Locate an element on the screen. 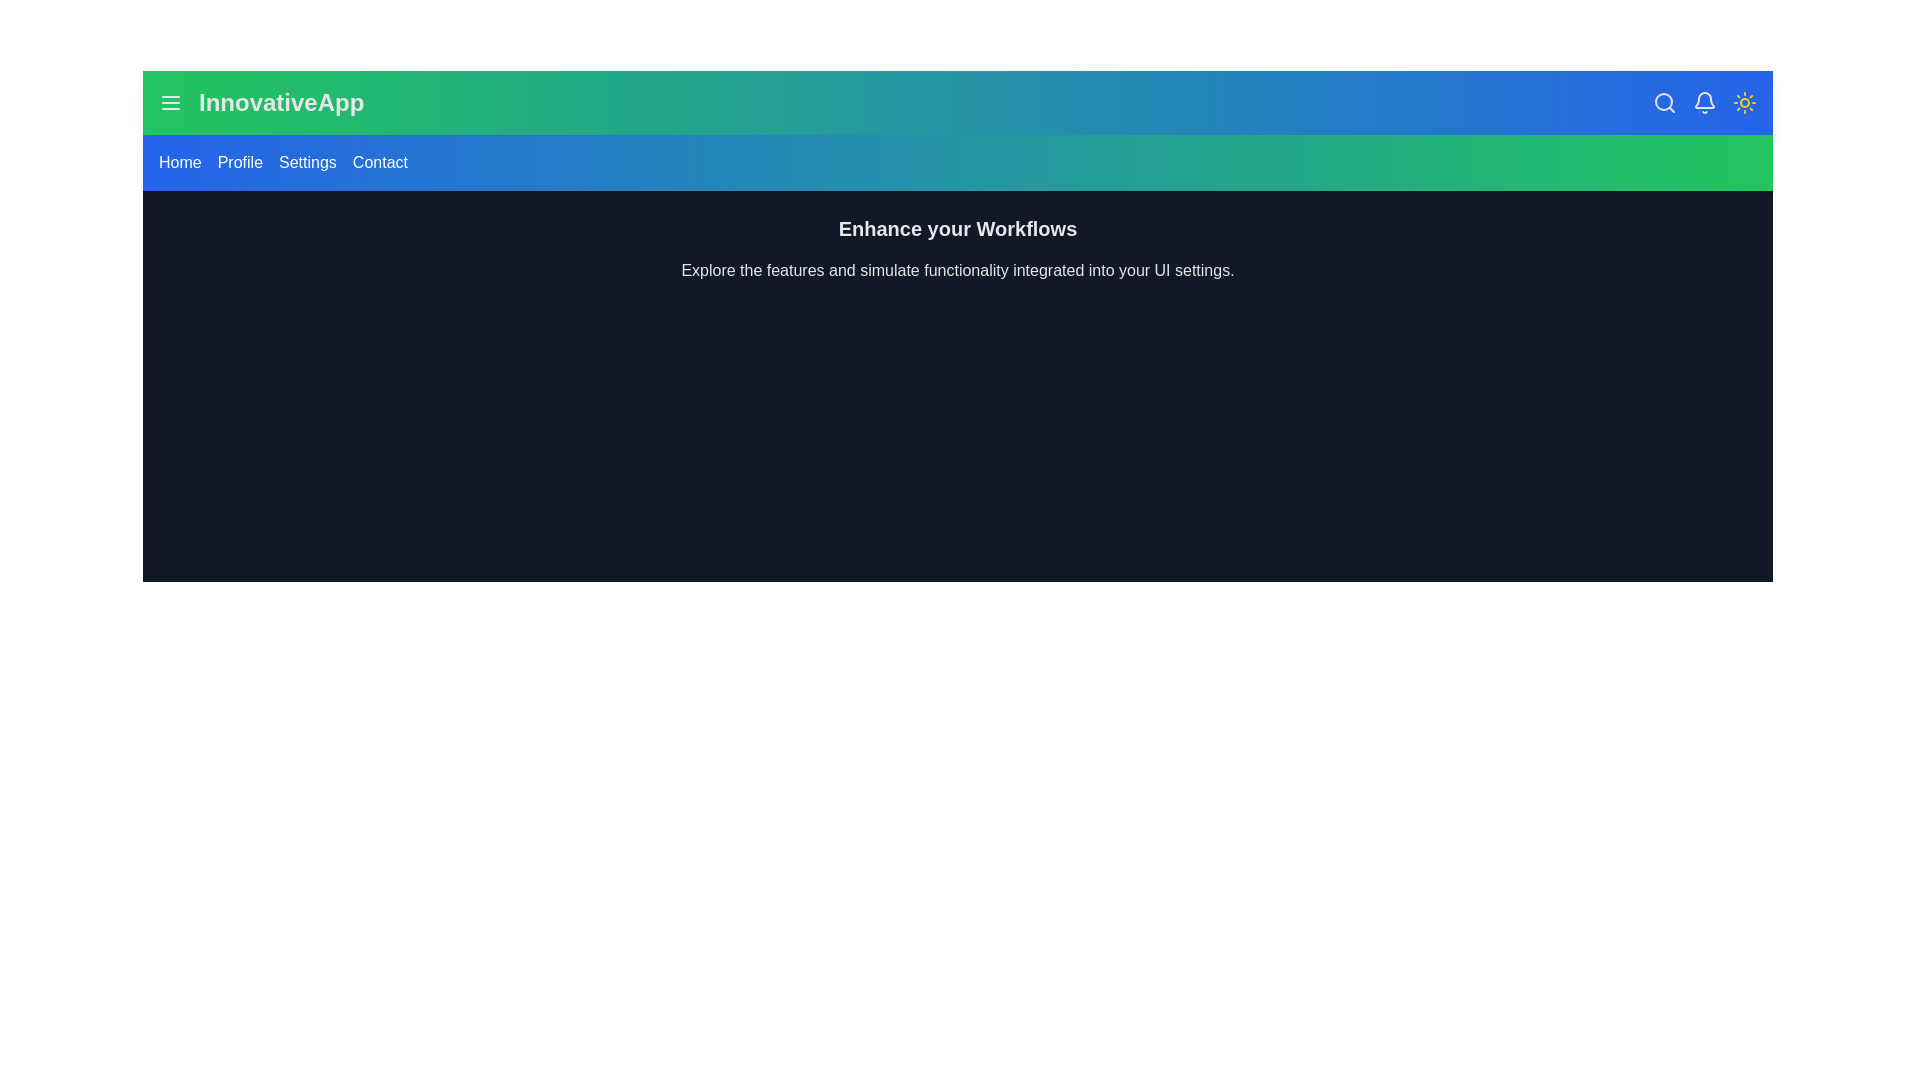 Image resolution: width=1920 pixels, height=1080 pixels. the menu toggle button to change the menu's open/close state is located at coordinates (171, 103).